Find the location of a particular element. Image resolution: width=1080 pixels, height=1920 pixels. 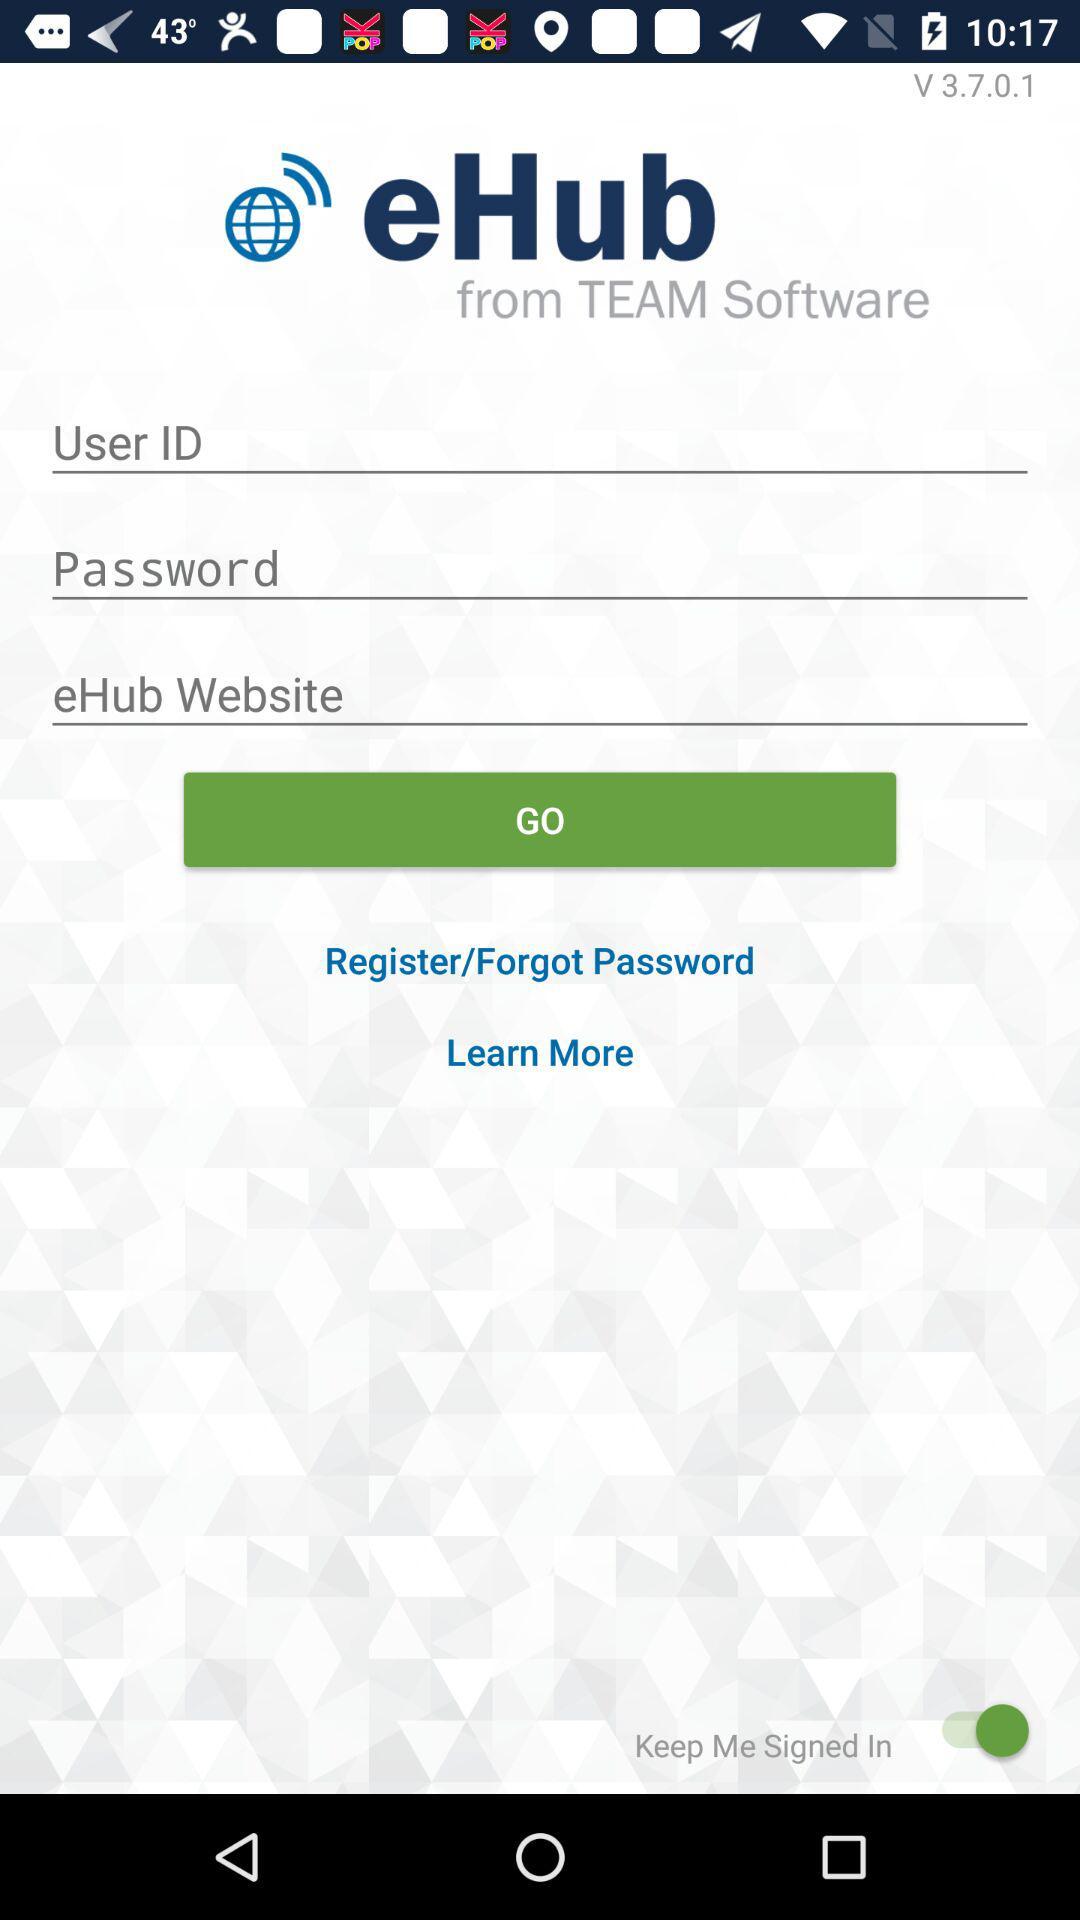

password text box is located at coordinates (540, 557).